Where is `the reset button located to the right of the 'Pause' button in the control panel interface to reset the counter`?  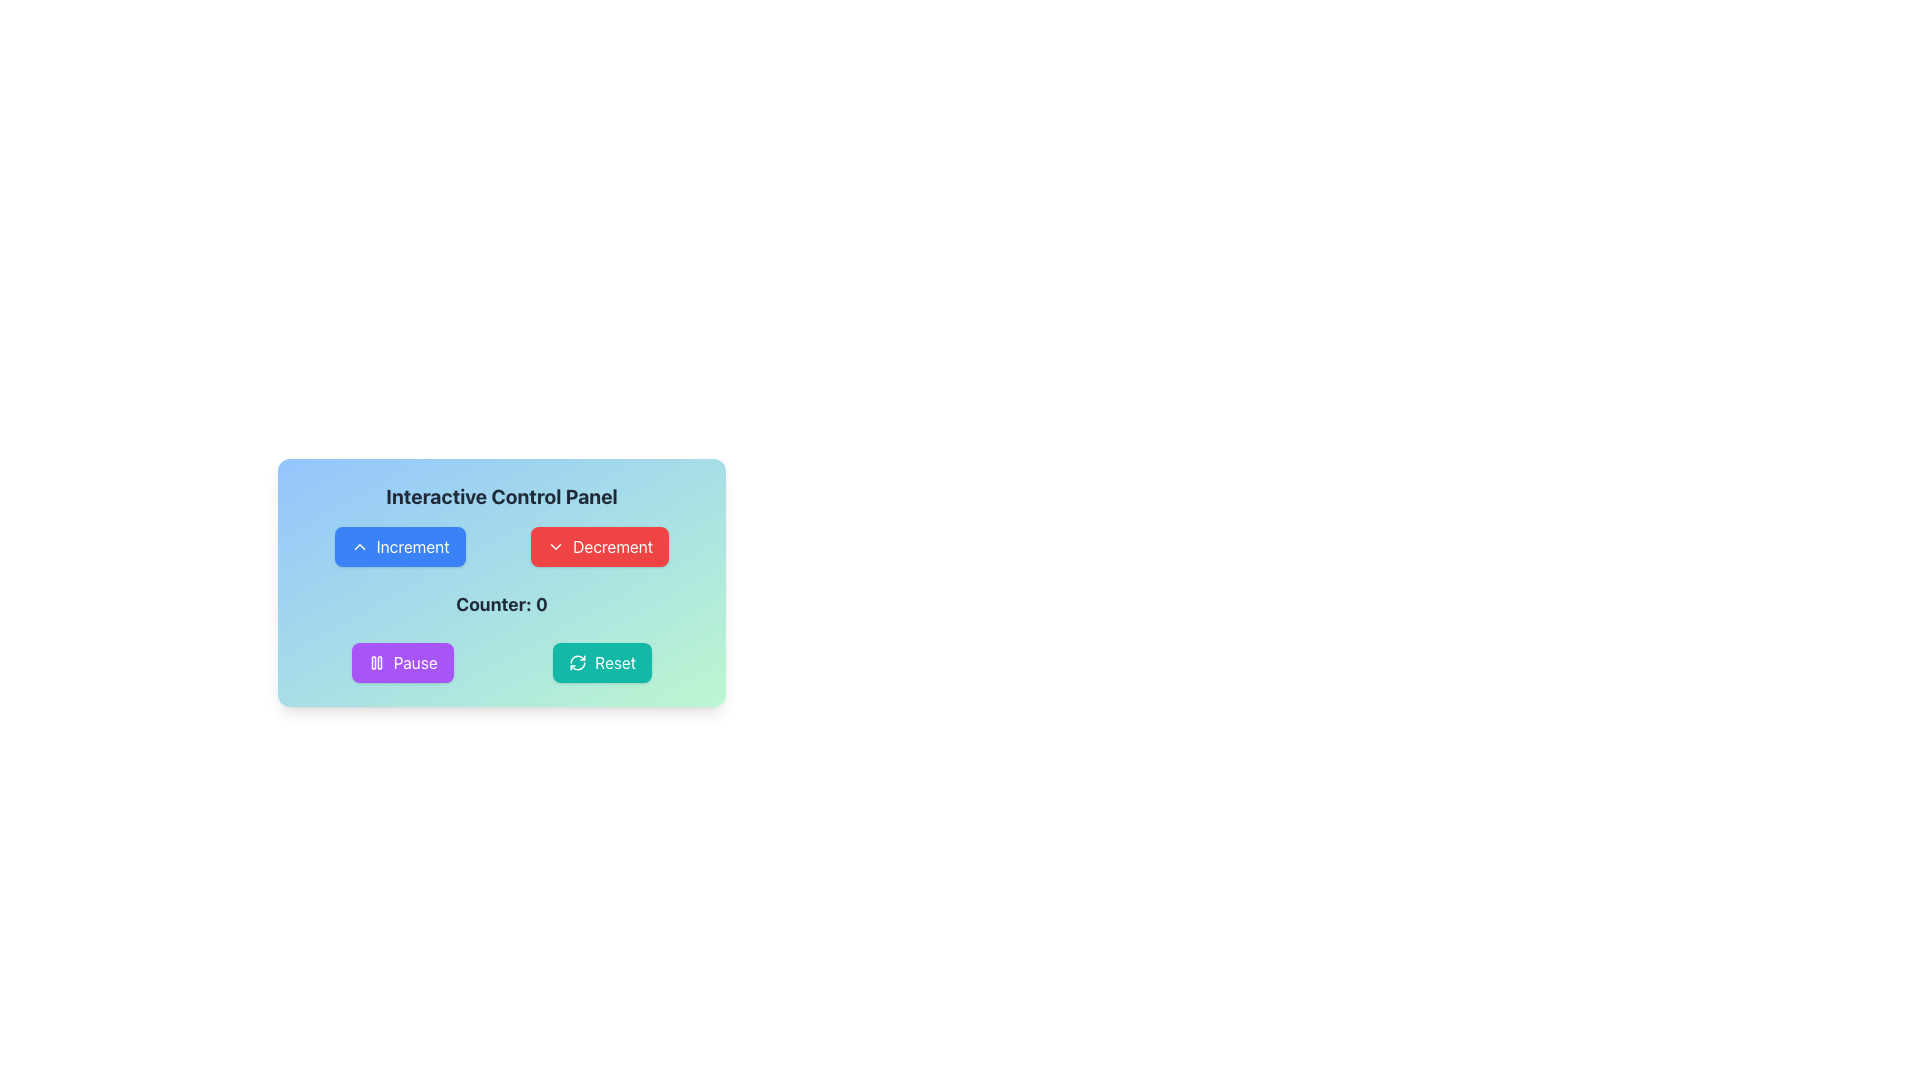
the reset button located to the right of the 'Pause' button in the control panel interface to reset the counter is located at coordinates (601, 663).